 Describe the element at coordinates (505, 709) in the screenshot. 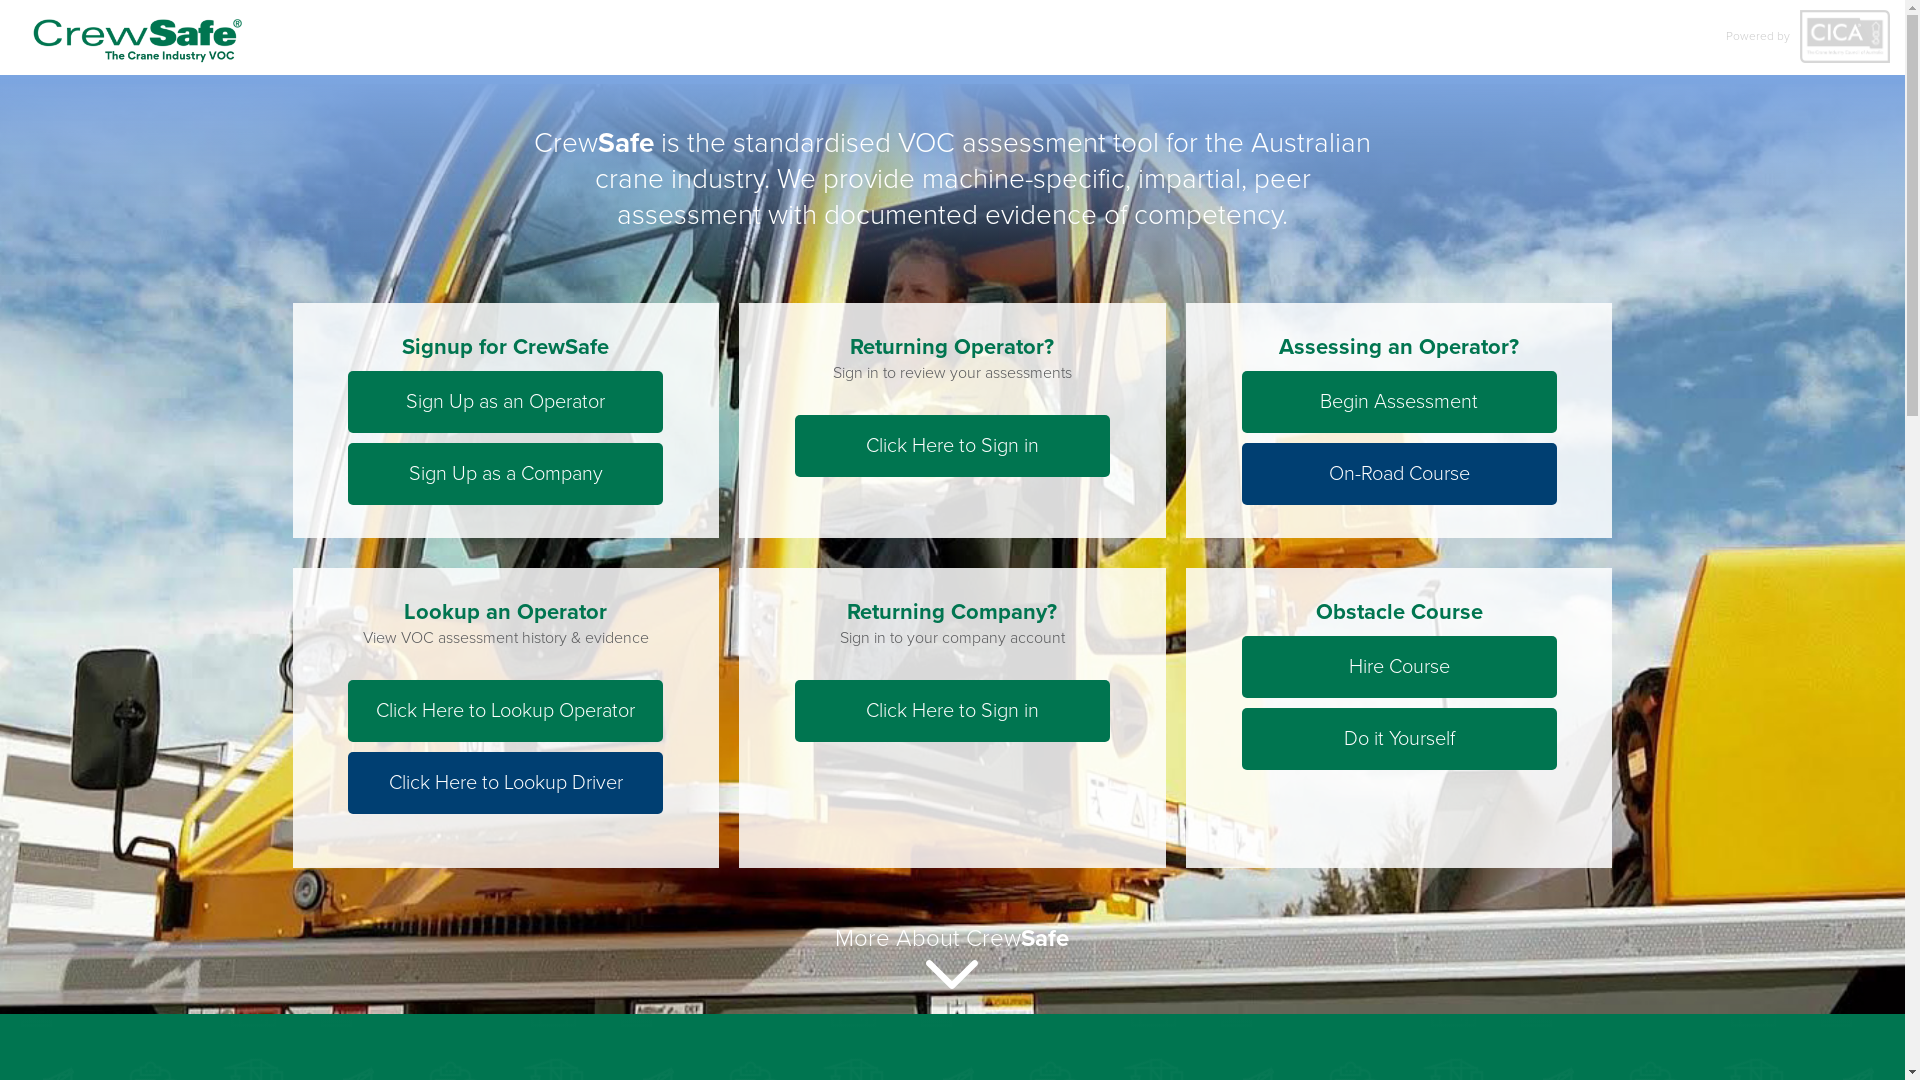

I see `'Click Here to Lookup Operator'` at that location.